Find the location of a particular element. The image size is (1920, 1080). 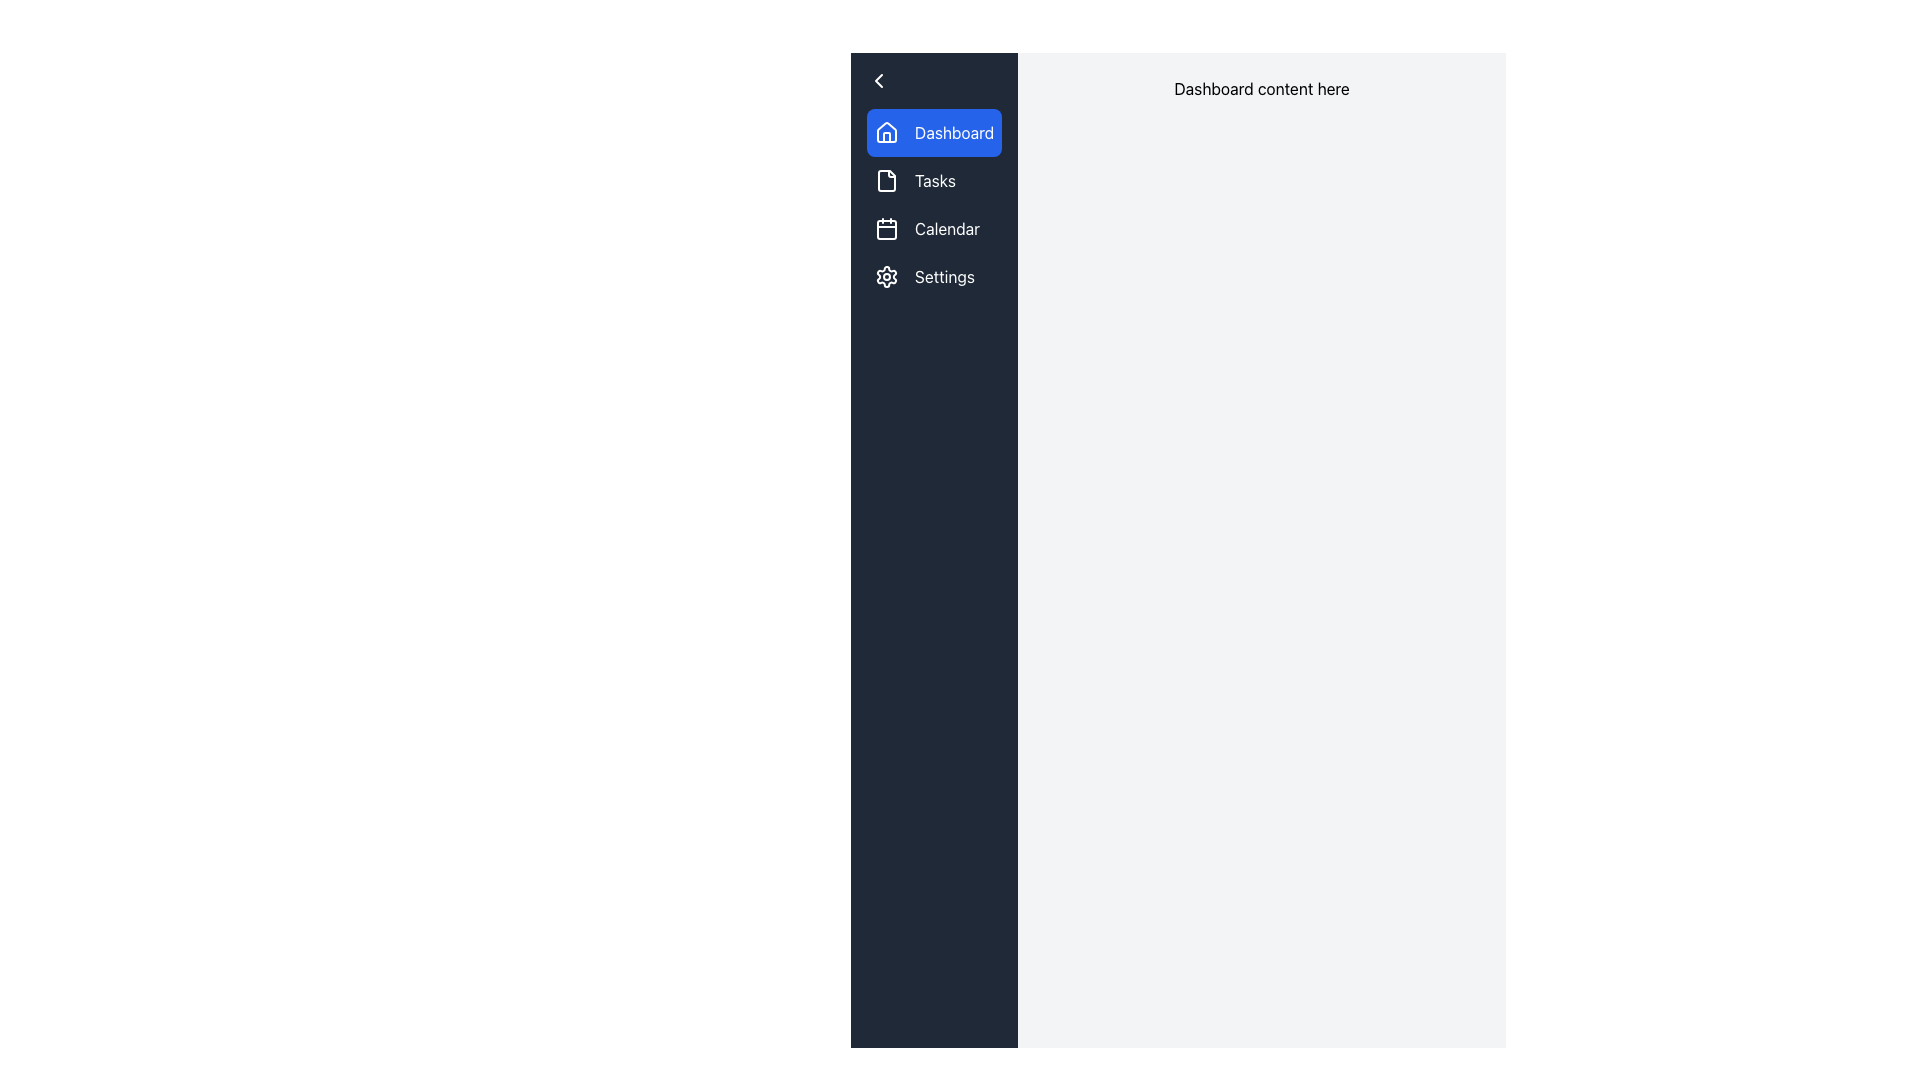

the navigation button located at the top left corner of the sidebar is located at coordinates (878, 80).